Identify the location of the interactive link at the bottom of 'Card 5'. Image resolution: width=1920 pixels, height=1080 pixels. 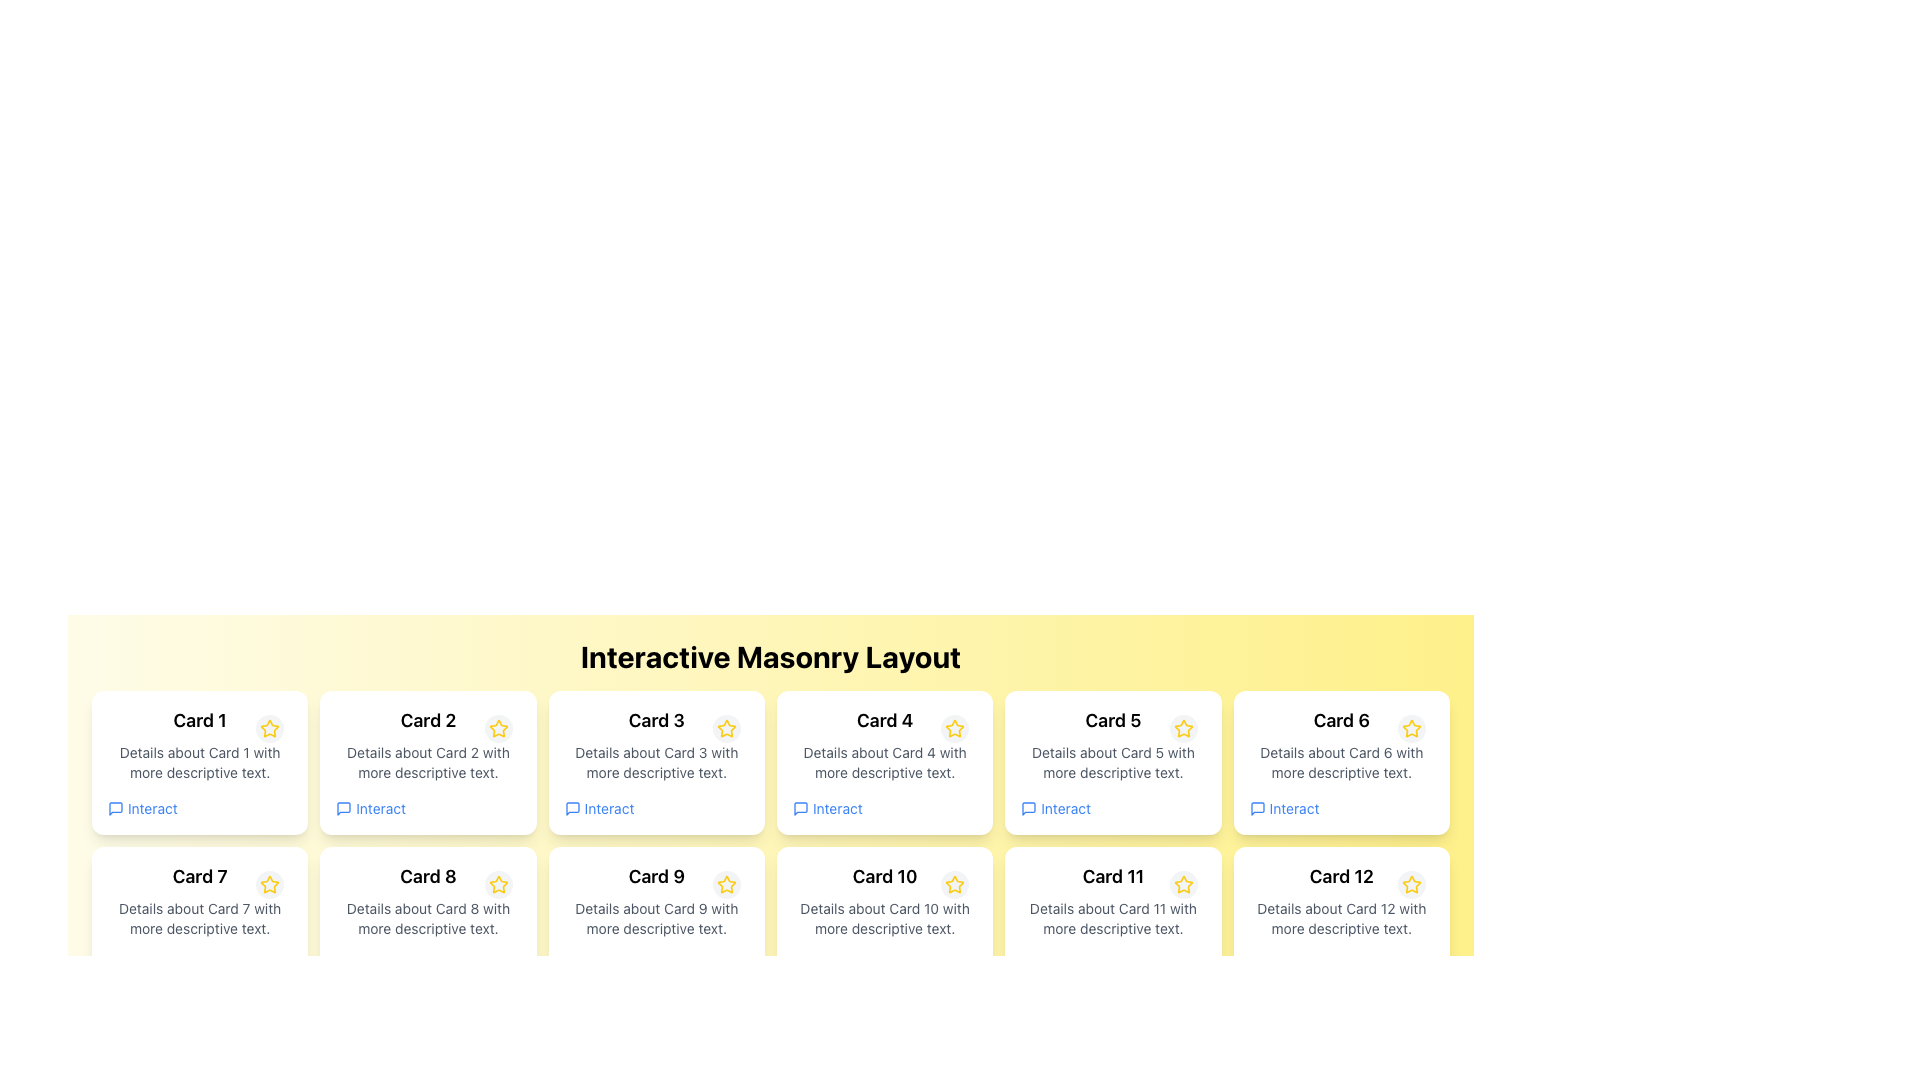
(1055, 808).